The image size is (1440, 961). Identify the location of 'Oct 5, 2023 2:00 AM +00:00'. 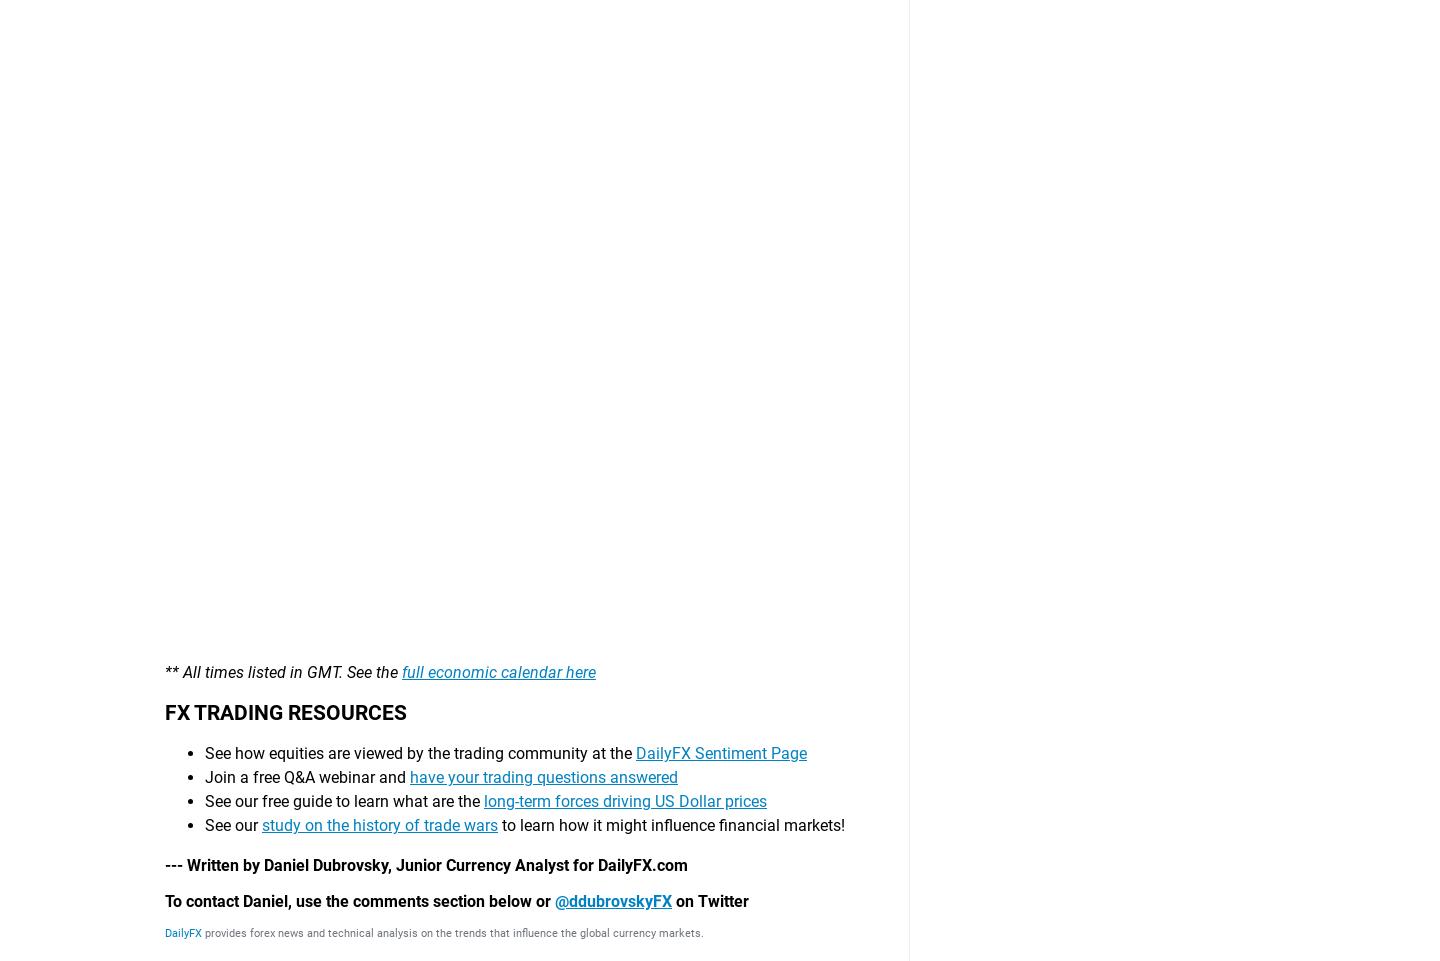
(276, 640).